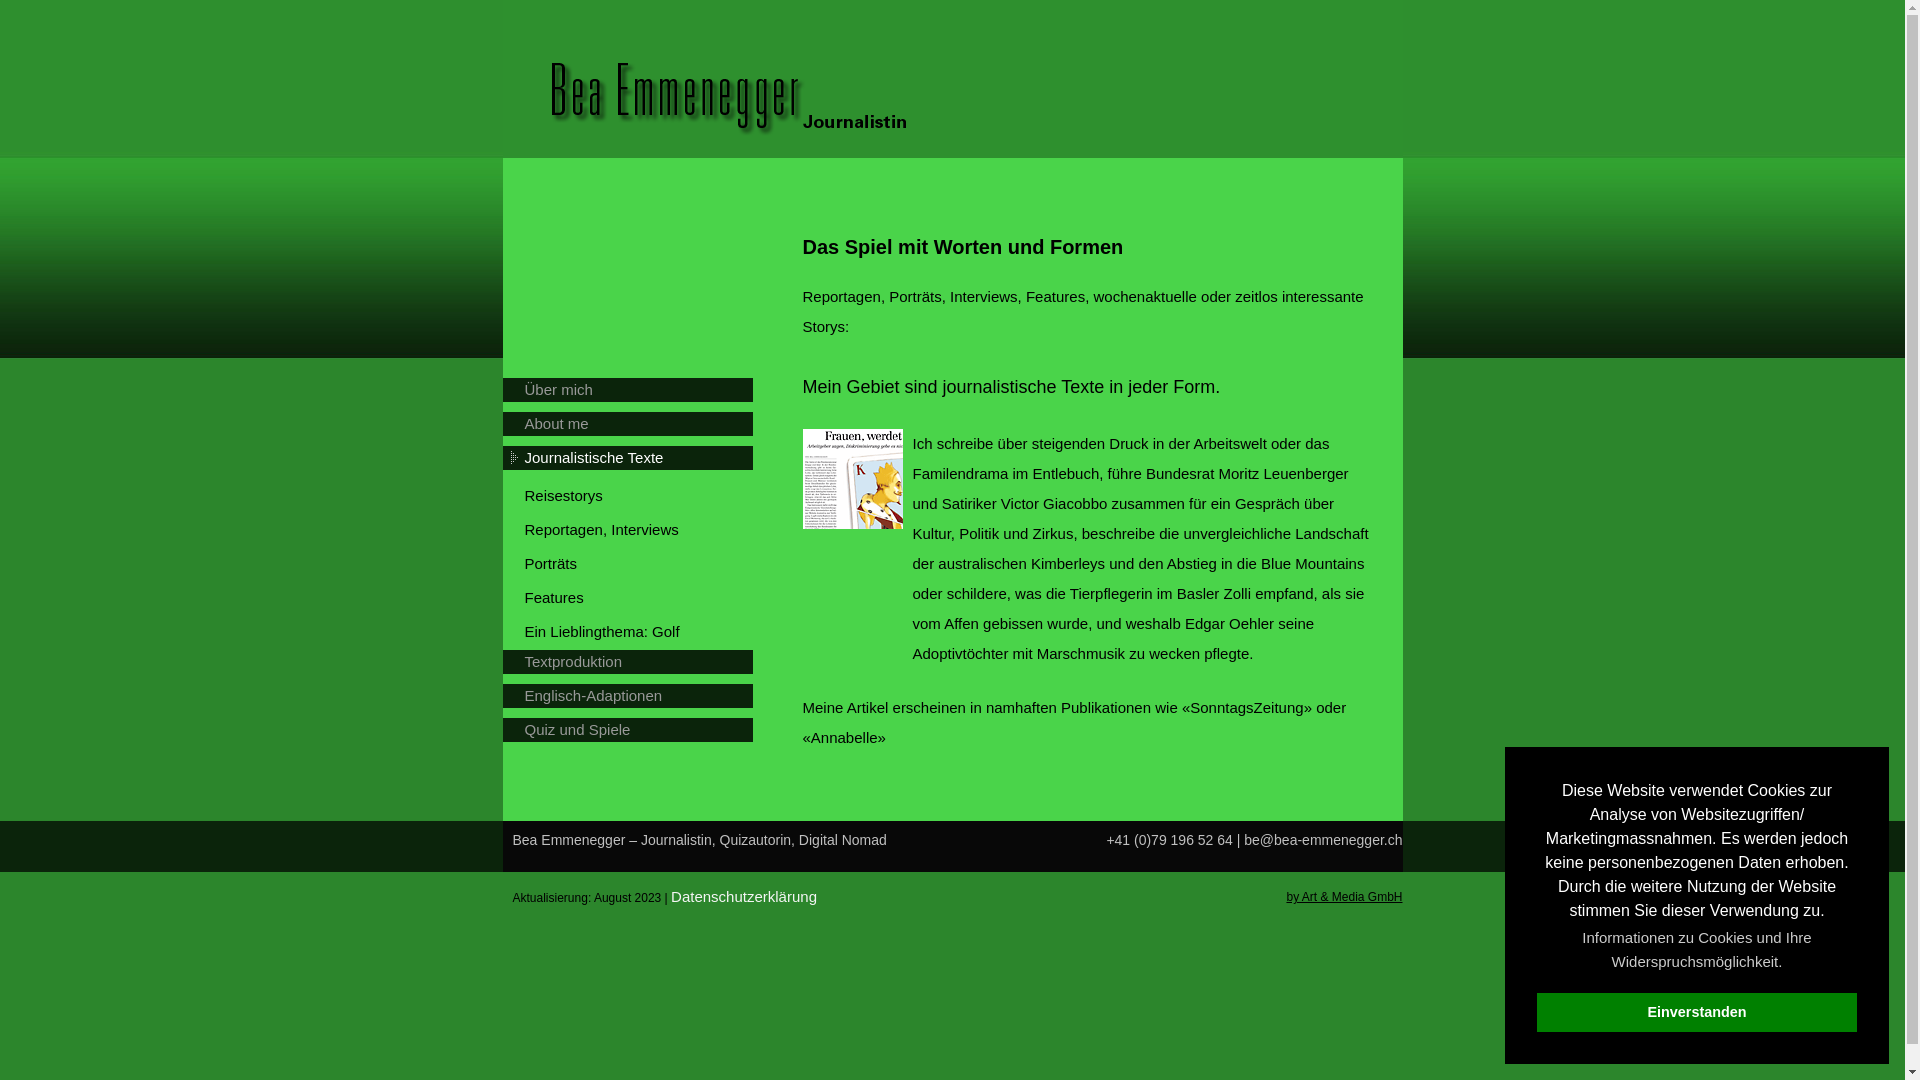  What do you see at coordinates (634, 694) in the screenshot?
I see `'Englisch-Adaptionen'` at bounding box center [634, 694].